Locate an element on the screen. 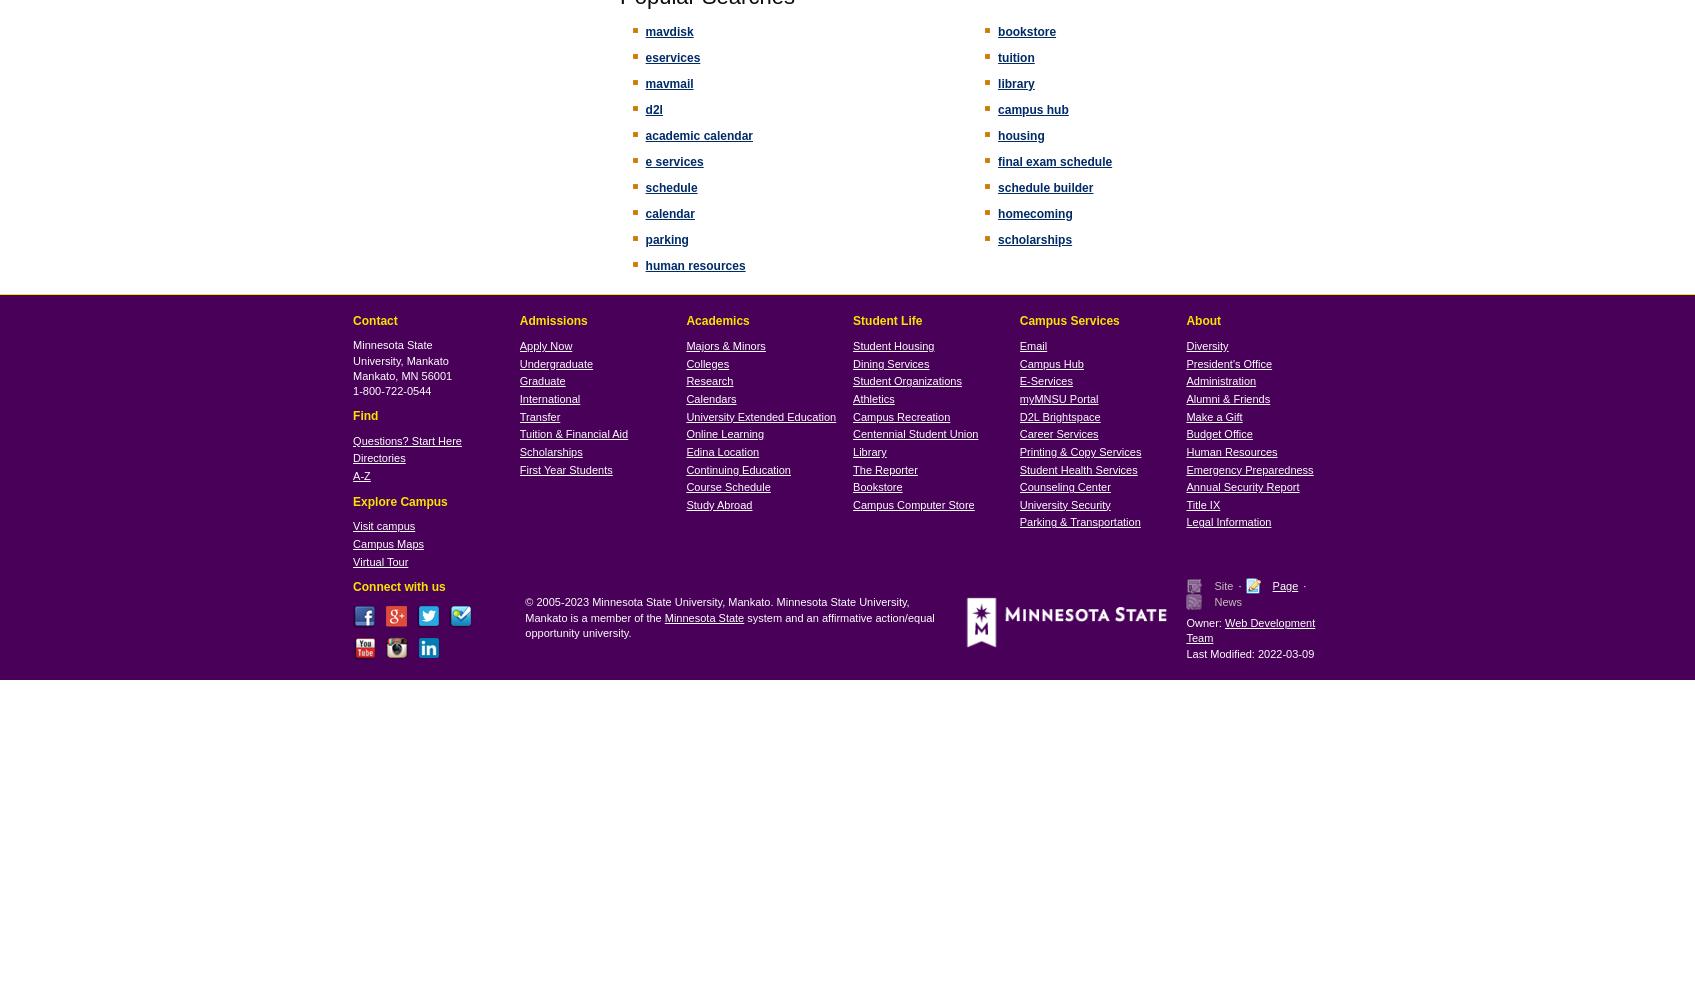  'schedule' is located at coordinates (671, 187).